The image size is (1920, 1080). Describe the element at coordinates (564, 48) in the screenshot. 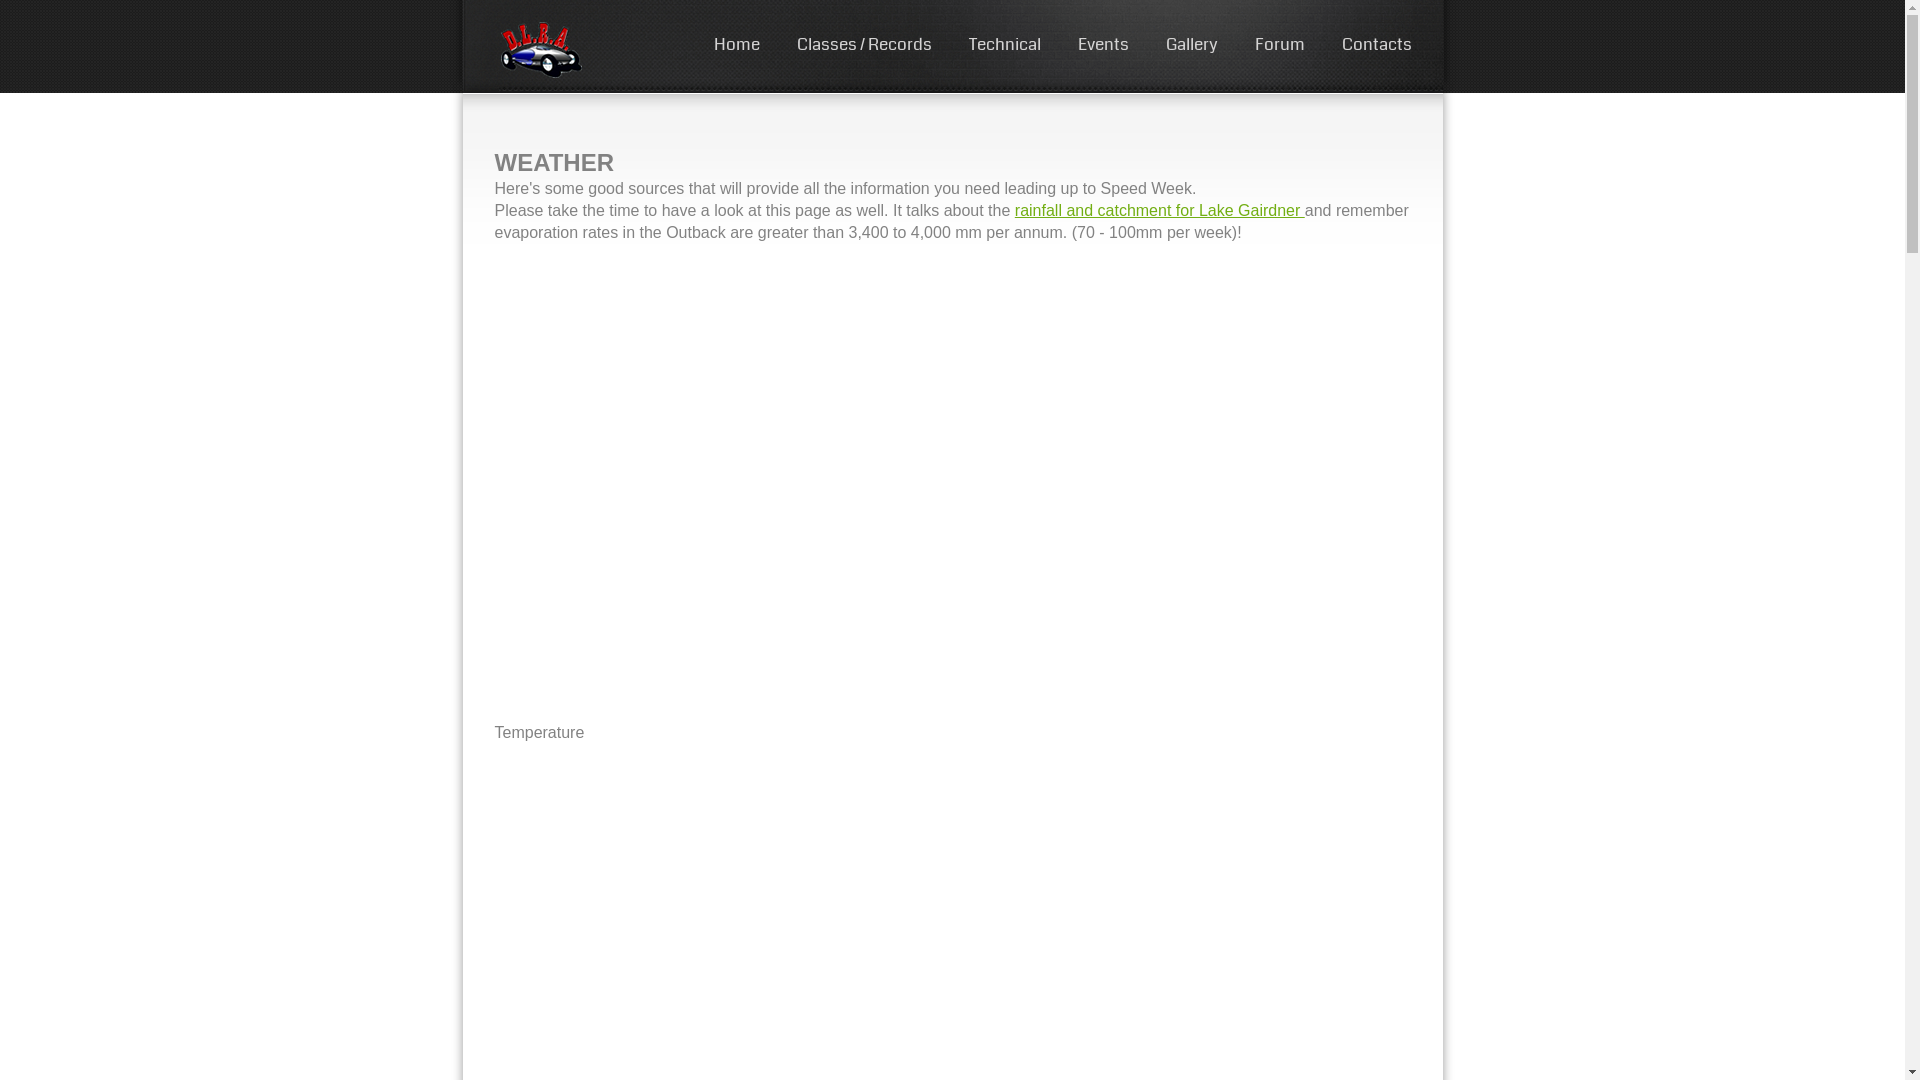

I see `'DLRA'` at that location.